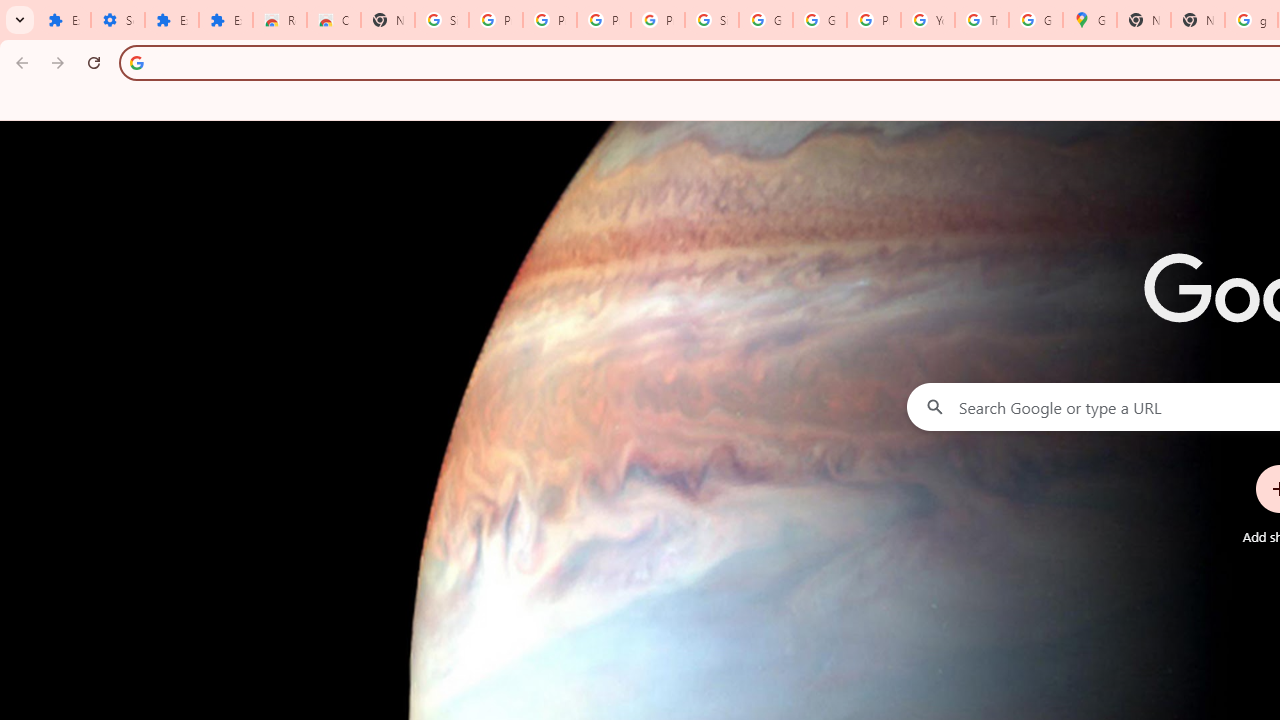 The width and height of the screenshot is (1280, 720). Describe the element at coordinates (440, 20) in the screenshot. I see `'Sign in - Google Accounts'` at that location.